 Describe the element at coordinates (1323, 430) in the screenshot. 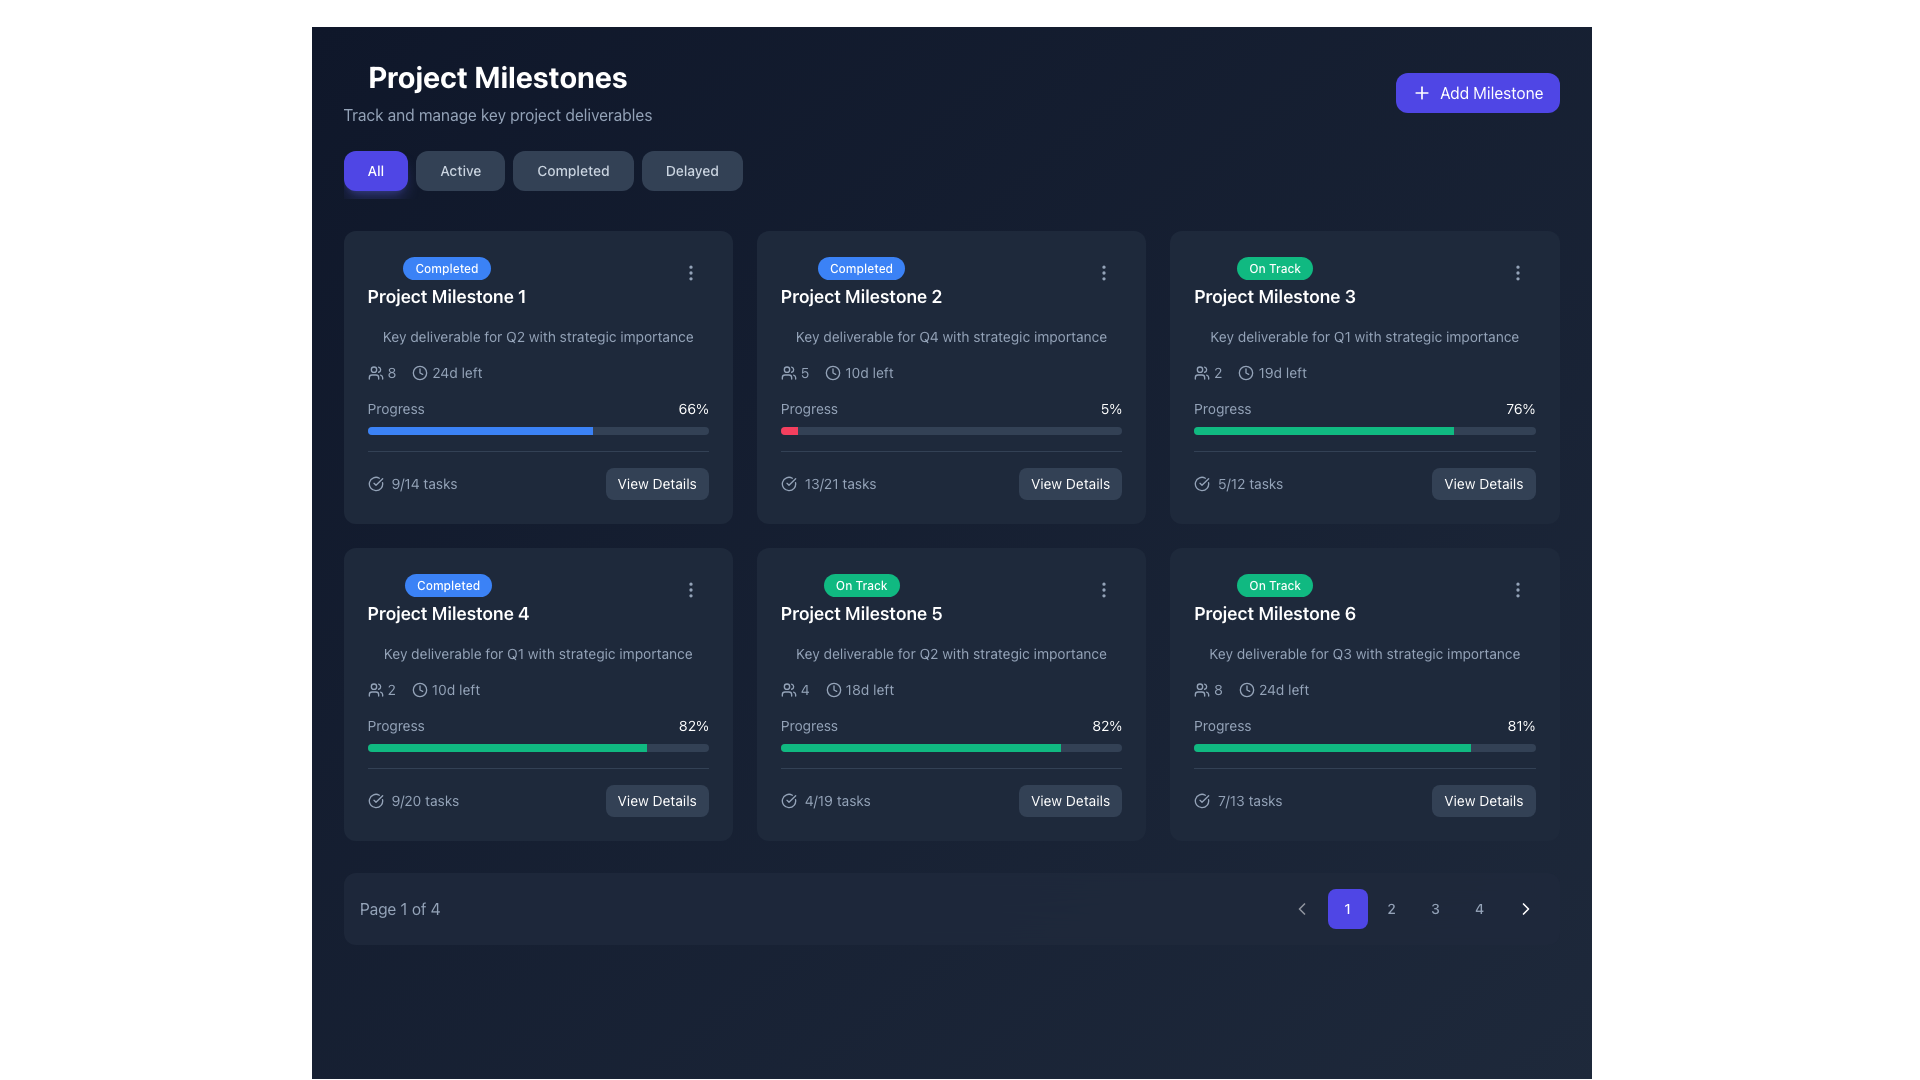

I see `the progress indicator of the progress bar located within the 'Project Milestone 3' card, beneath the milestone description and above the task completion text` at that location.